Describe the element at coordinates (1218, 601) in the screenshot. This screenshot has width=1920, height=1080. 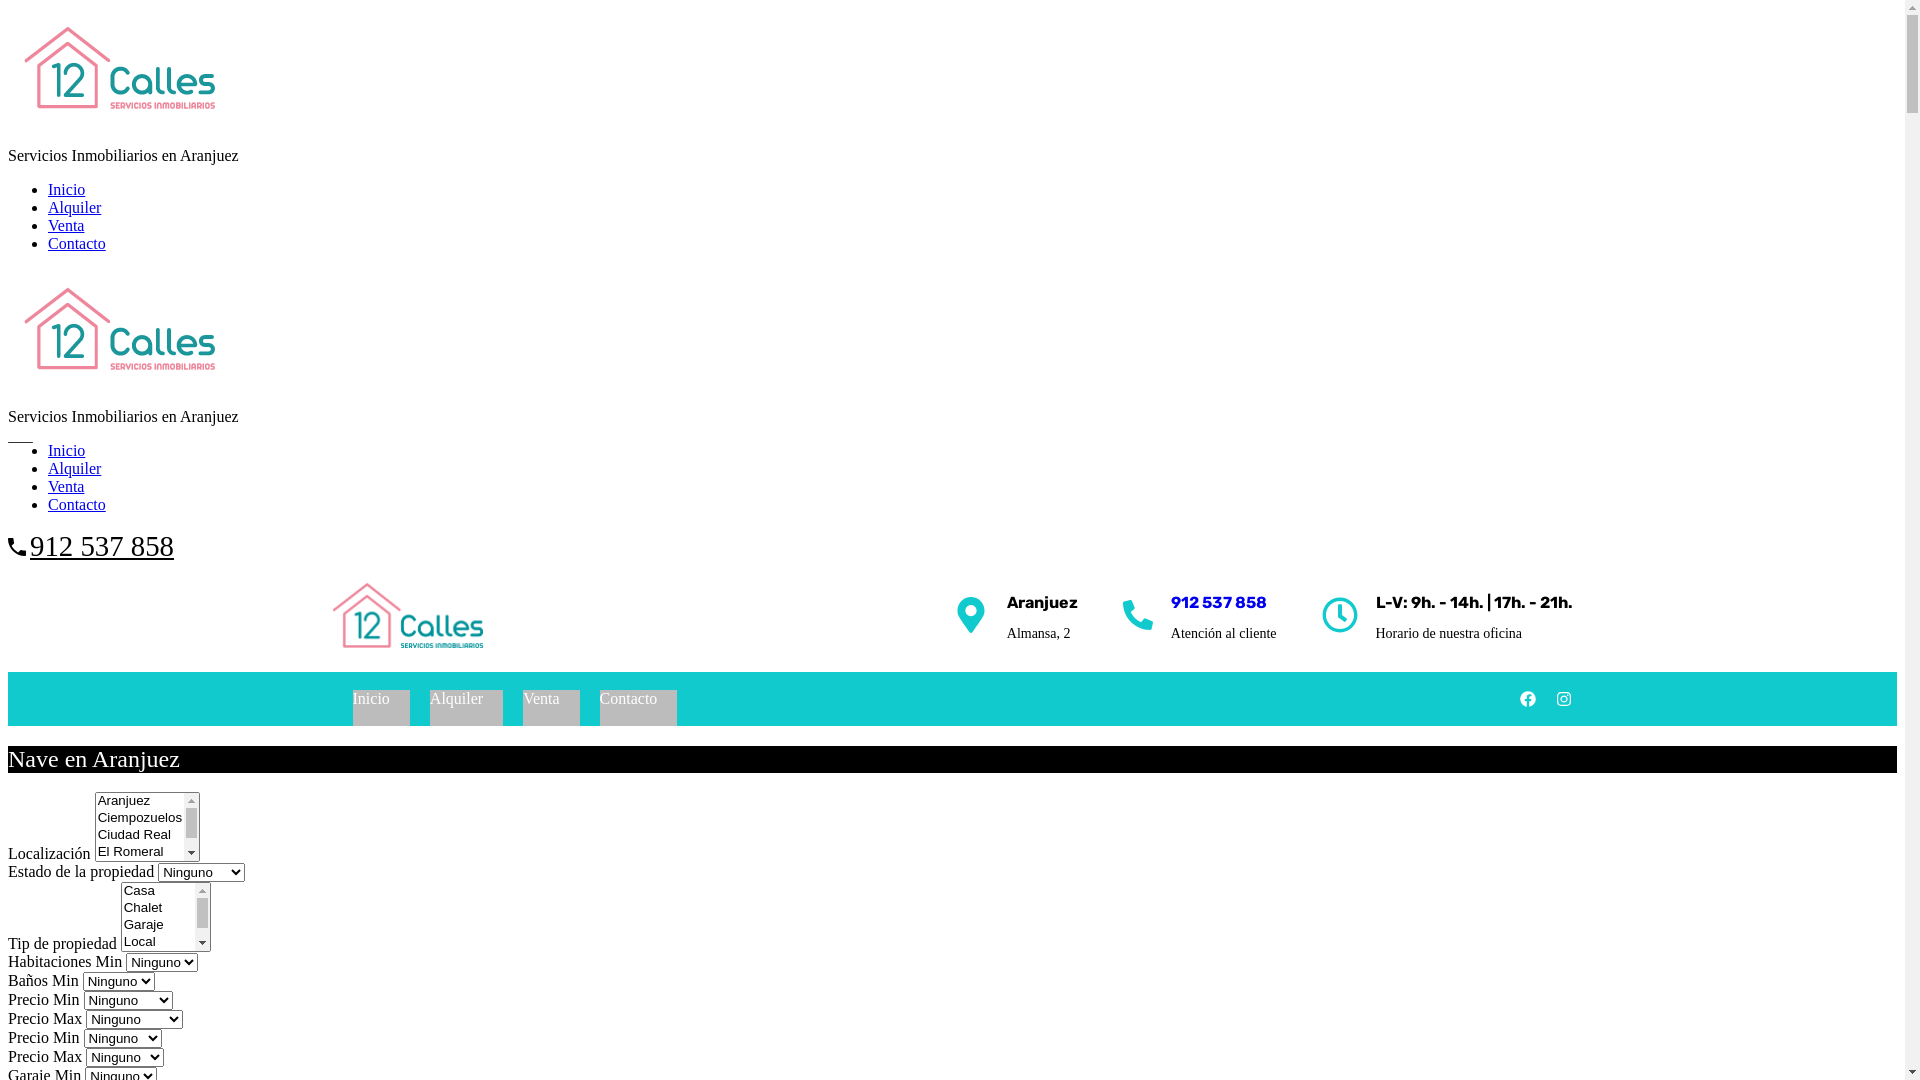
I see `'912 537 858'` at that location.